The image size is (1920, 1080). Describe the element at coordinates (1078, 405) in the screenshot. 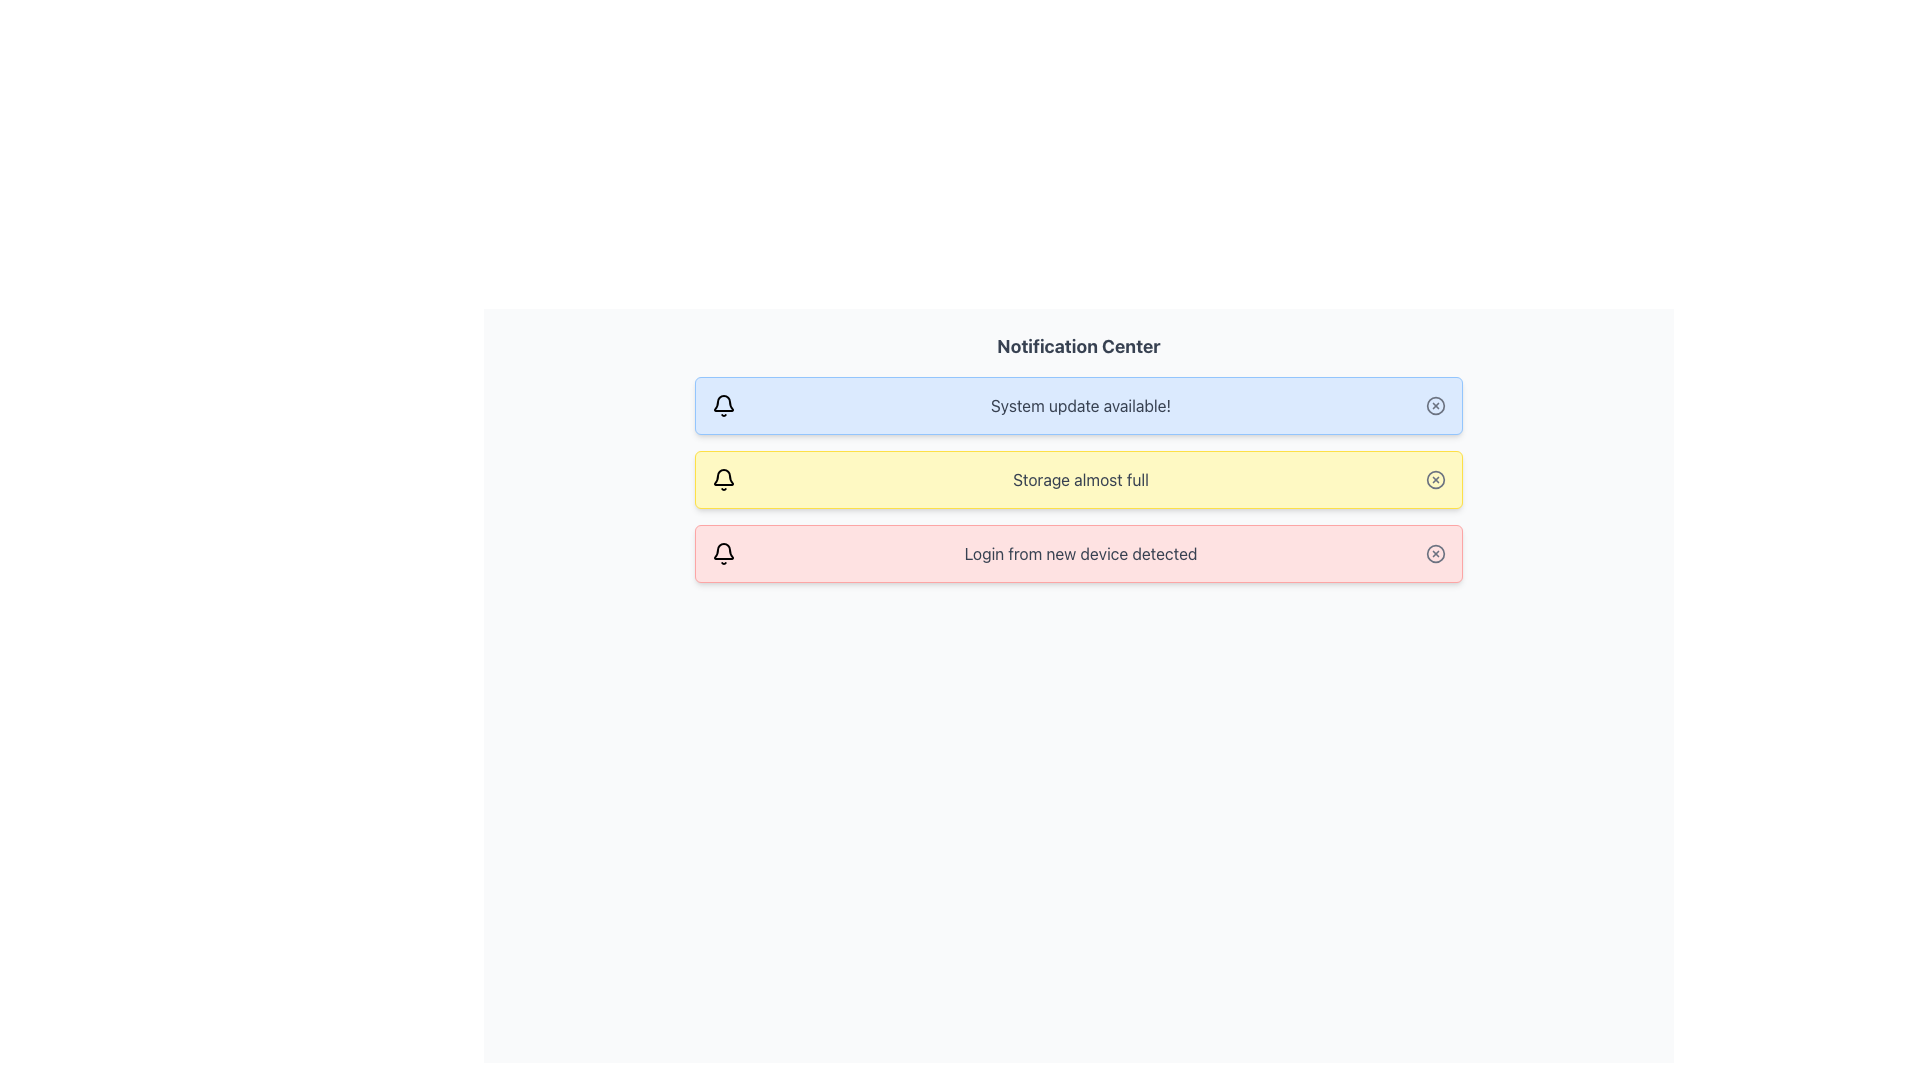

I see `the notification indicating a system update is available, located below the 'Notification Center' title` at that location.